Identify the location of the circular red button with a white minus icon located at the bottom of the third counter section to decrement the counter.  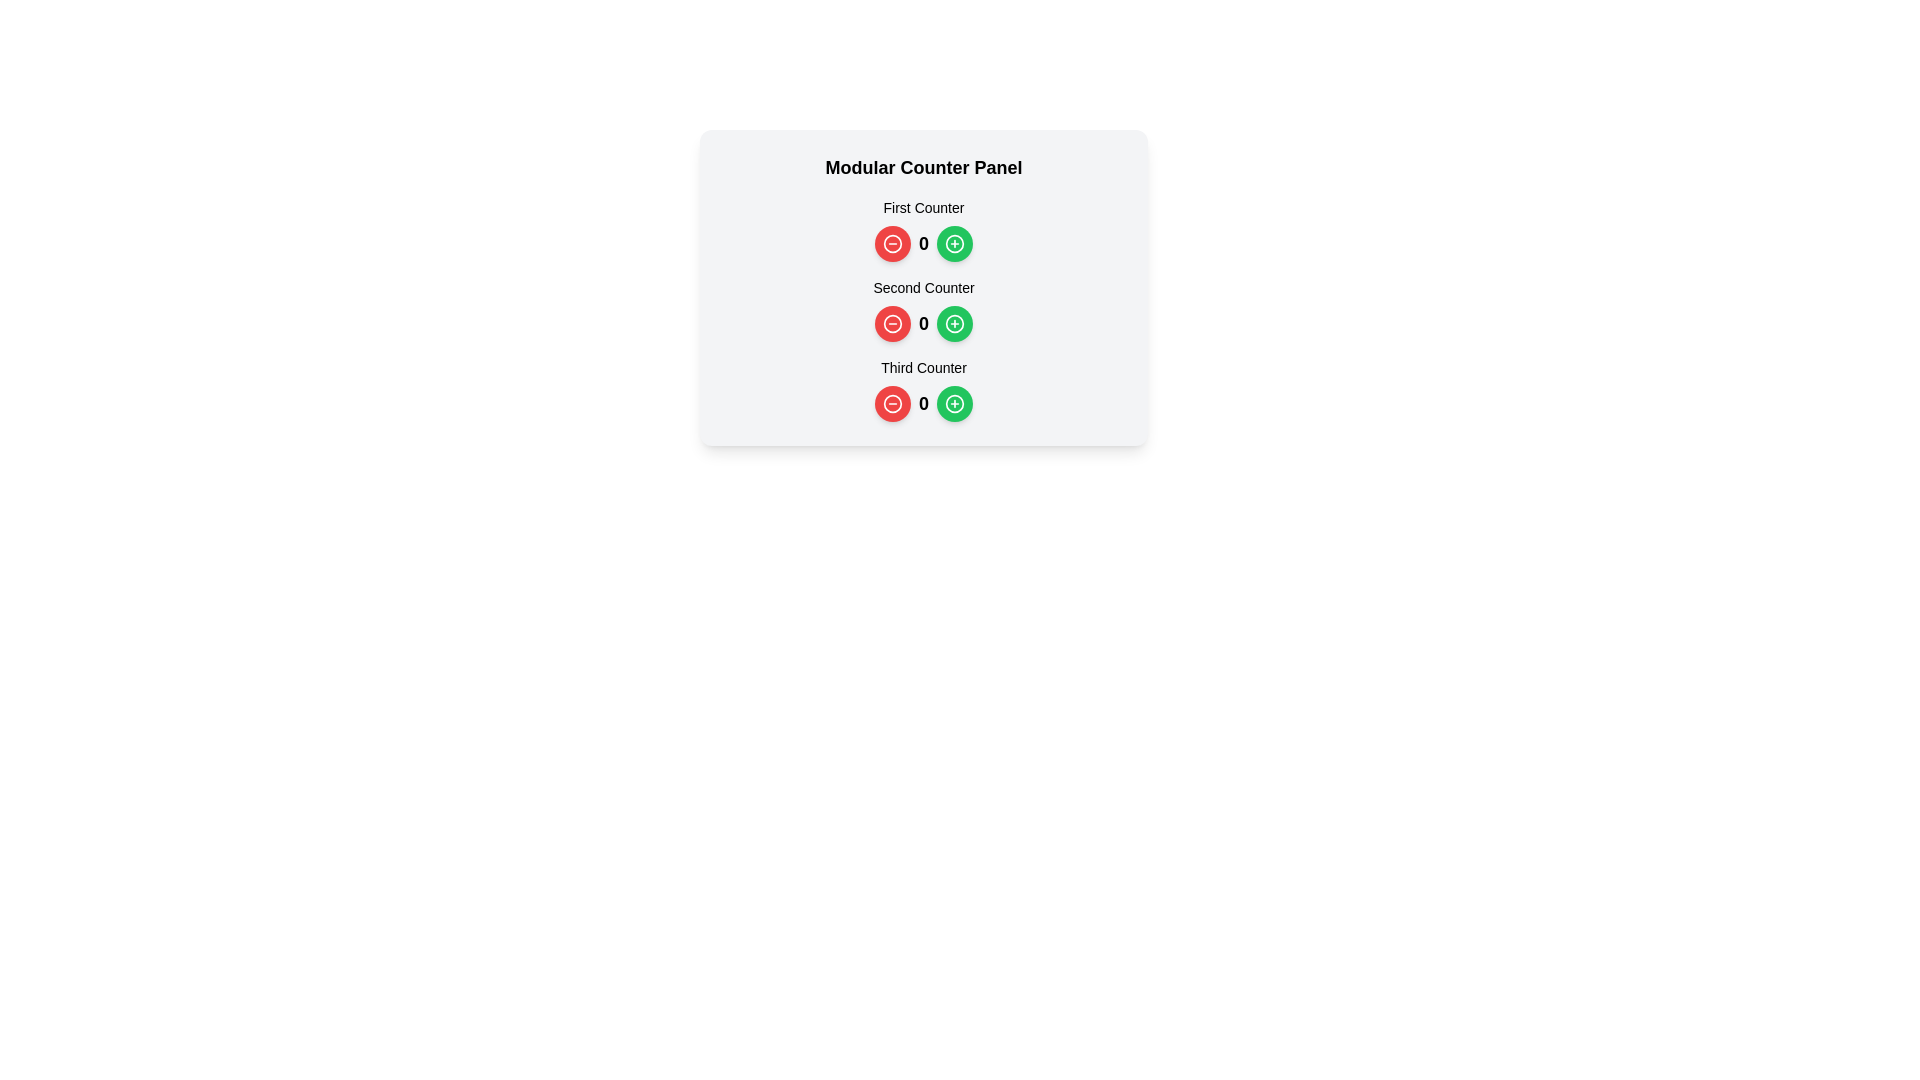
(891, 404).